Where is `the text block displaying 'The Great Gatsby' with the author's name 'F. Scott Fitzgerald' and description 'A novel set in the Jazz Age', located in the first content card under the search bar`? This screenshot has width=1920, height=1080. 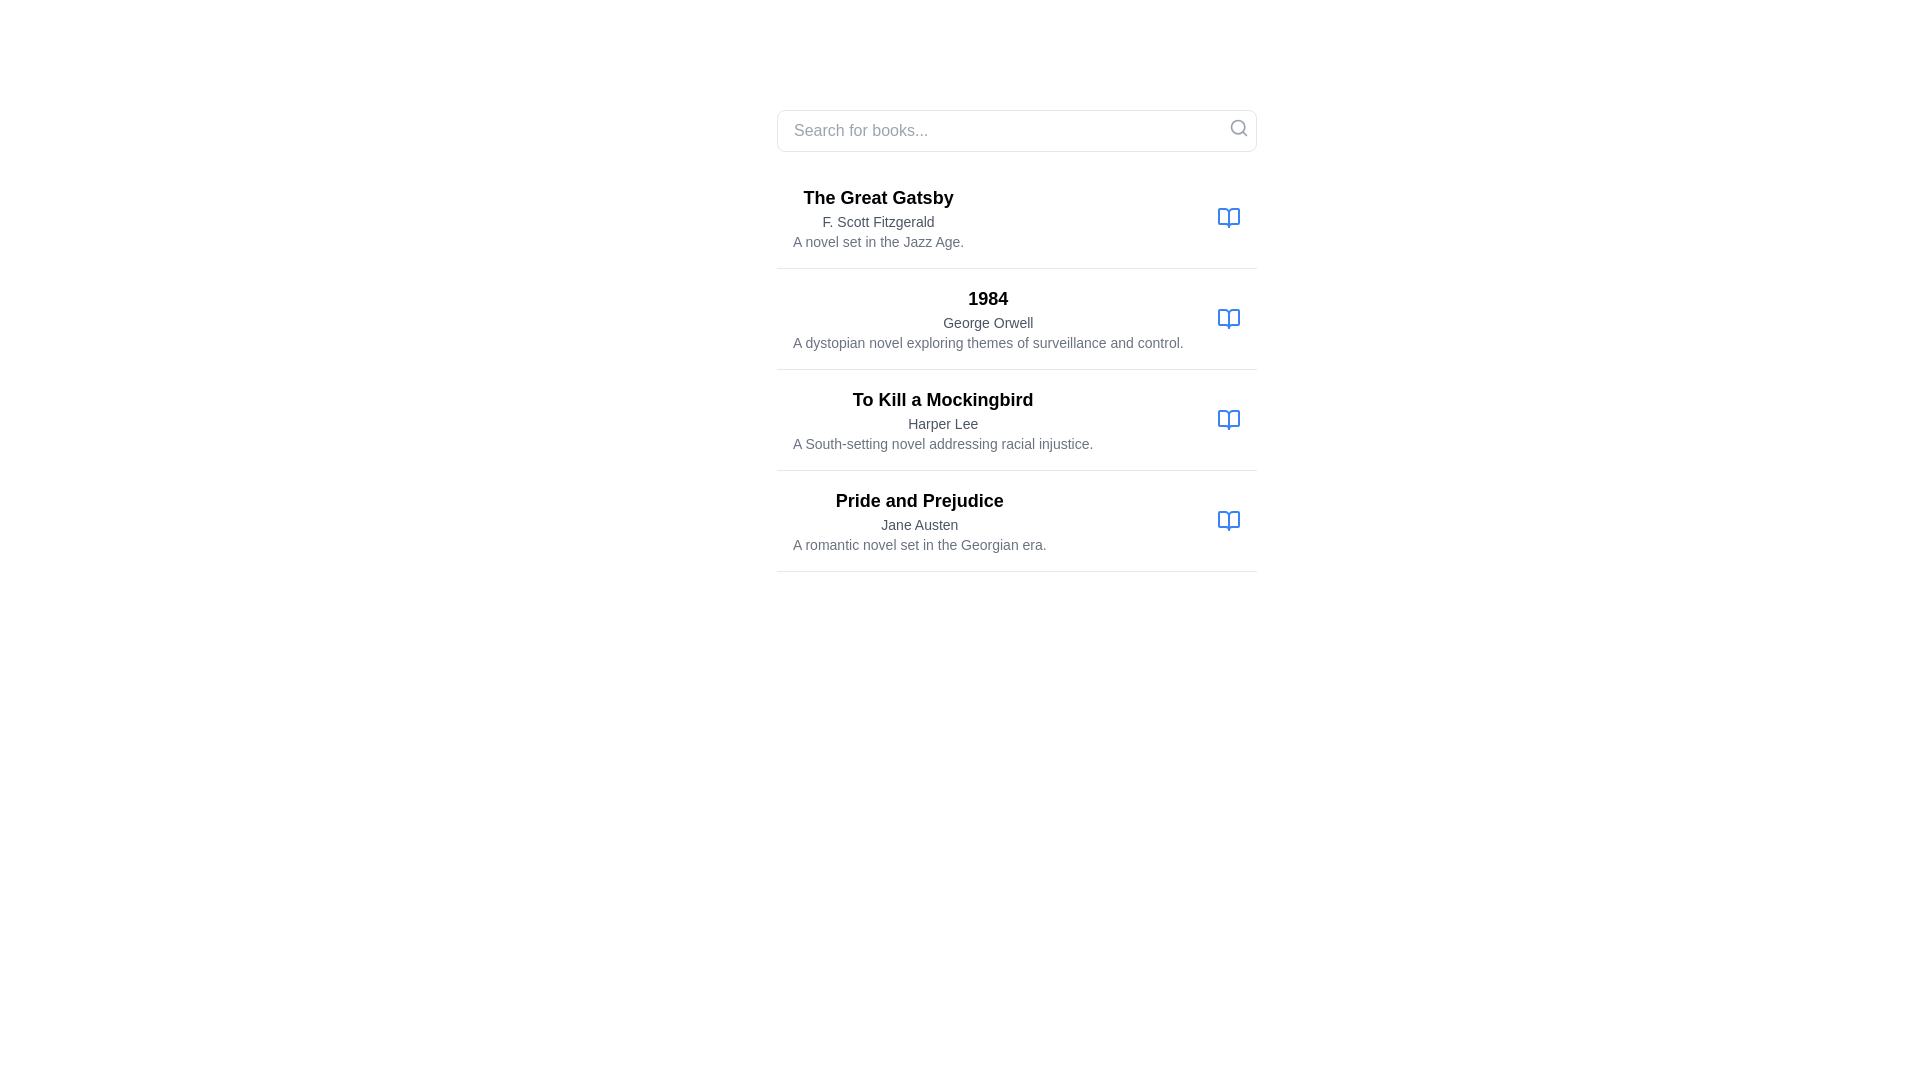 the text block displaying 'The Great Gatsby' with the author's name 'F. Scott Fitzgerald' and description 'A novel set in the Jazz Age', located in the first content card under the search bar is located at coordinates (878, 218).